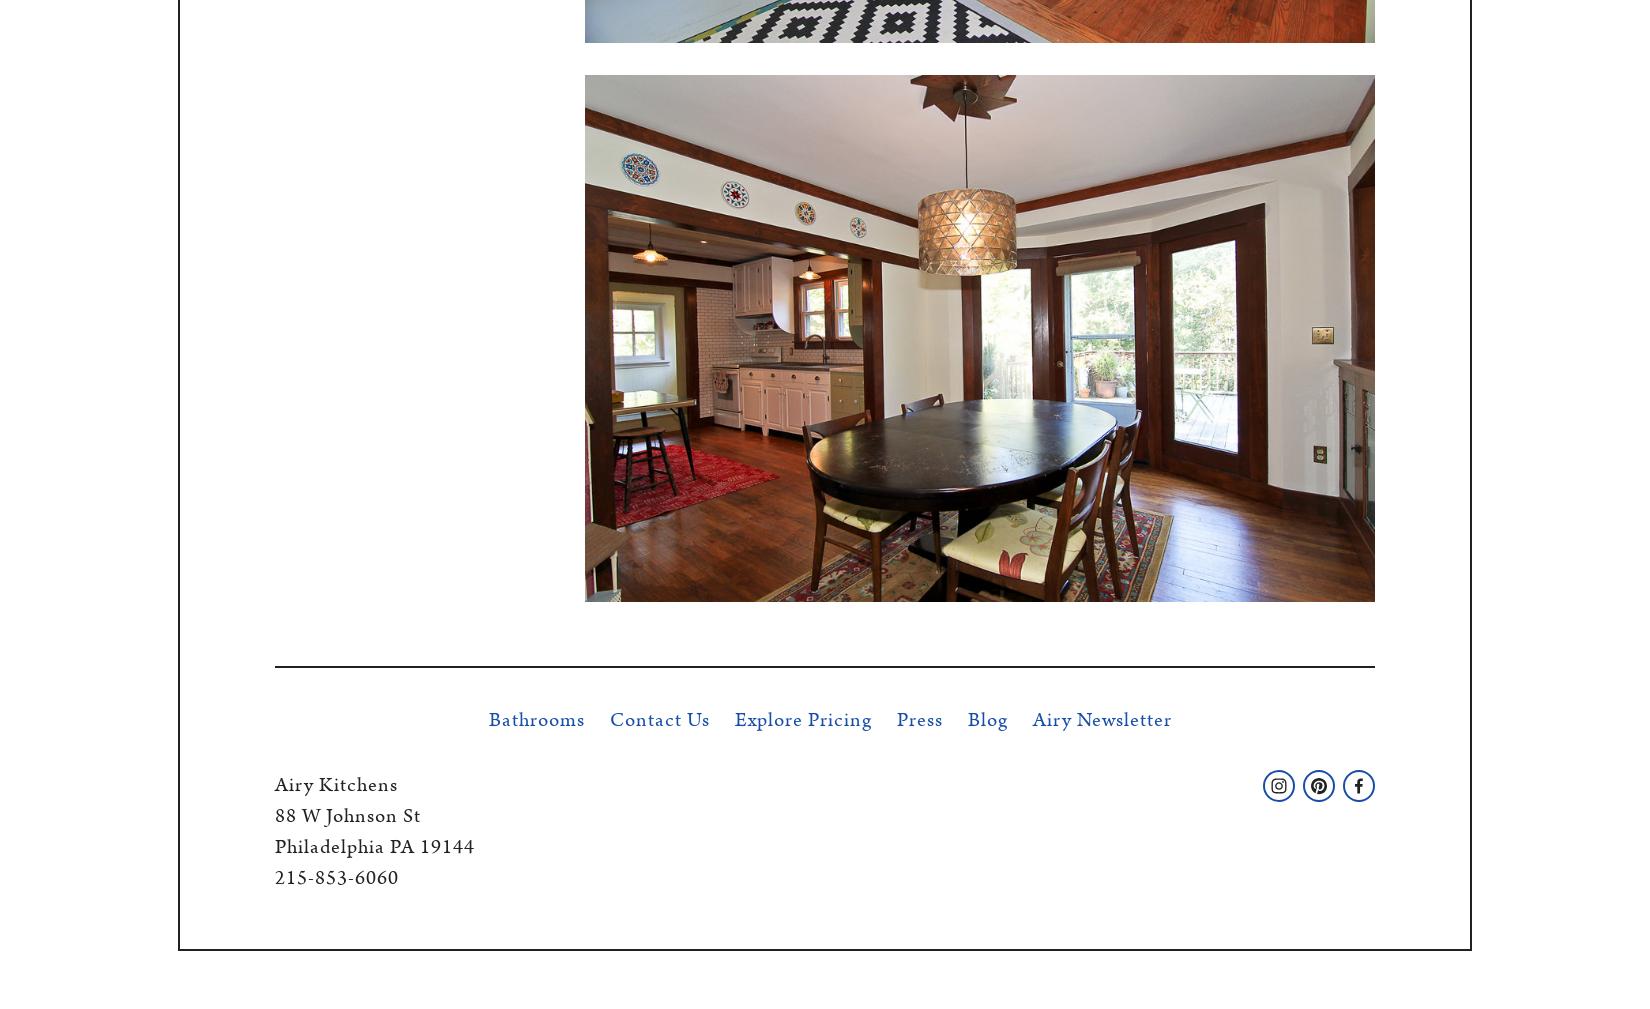 The width and height of the screenshot is (1650, 1009). What do you see at coordinates (801, 719) in the screenshot?
I see `'Explore Pricing'` at bounding box center [801, 719].